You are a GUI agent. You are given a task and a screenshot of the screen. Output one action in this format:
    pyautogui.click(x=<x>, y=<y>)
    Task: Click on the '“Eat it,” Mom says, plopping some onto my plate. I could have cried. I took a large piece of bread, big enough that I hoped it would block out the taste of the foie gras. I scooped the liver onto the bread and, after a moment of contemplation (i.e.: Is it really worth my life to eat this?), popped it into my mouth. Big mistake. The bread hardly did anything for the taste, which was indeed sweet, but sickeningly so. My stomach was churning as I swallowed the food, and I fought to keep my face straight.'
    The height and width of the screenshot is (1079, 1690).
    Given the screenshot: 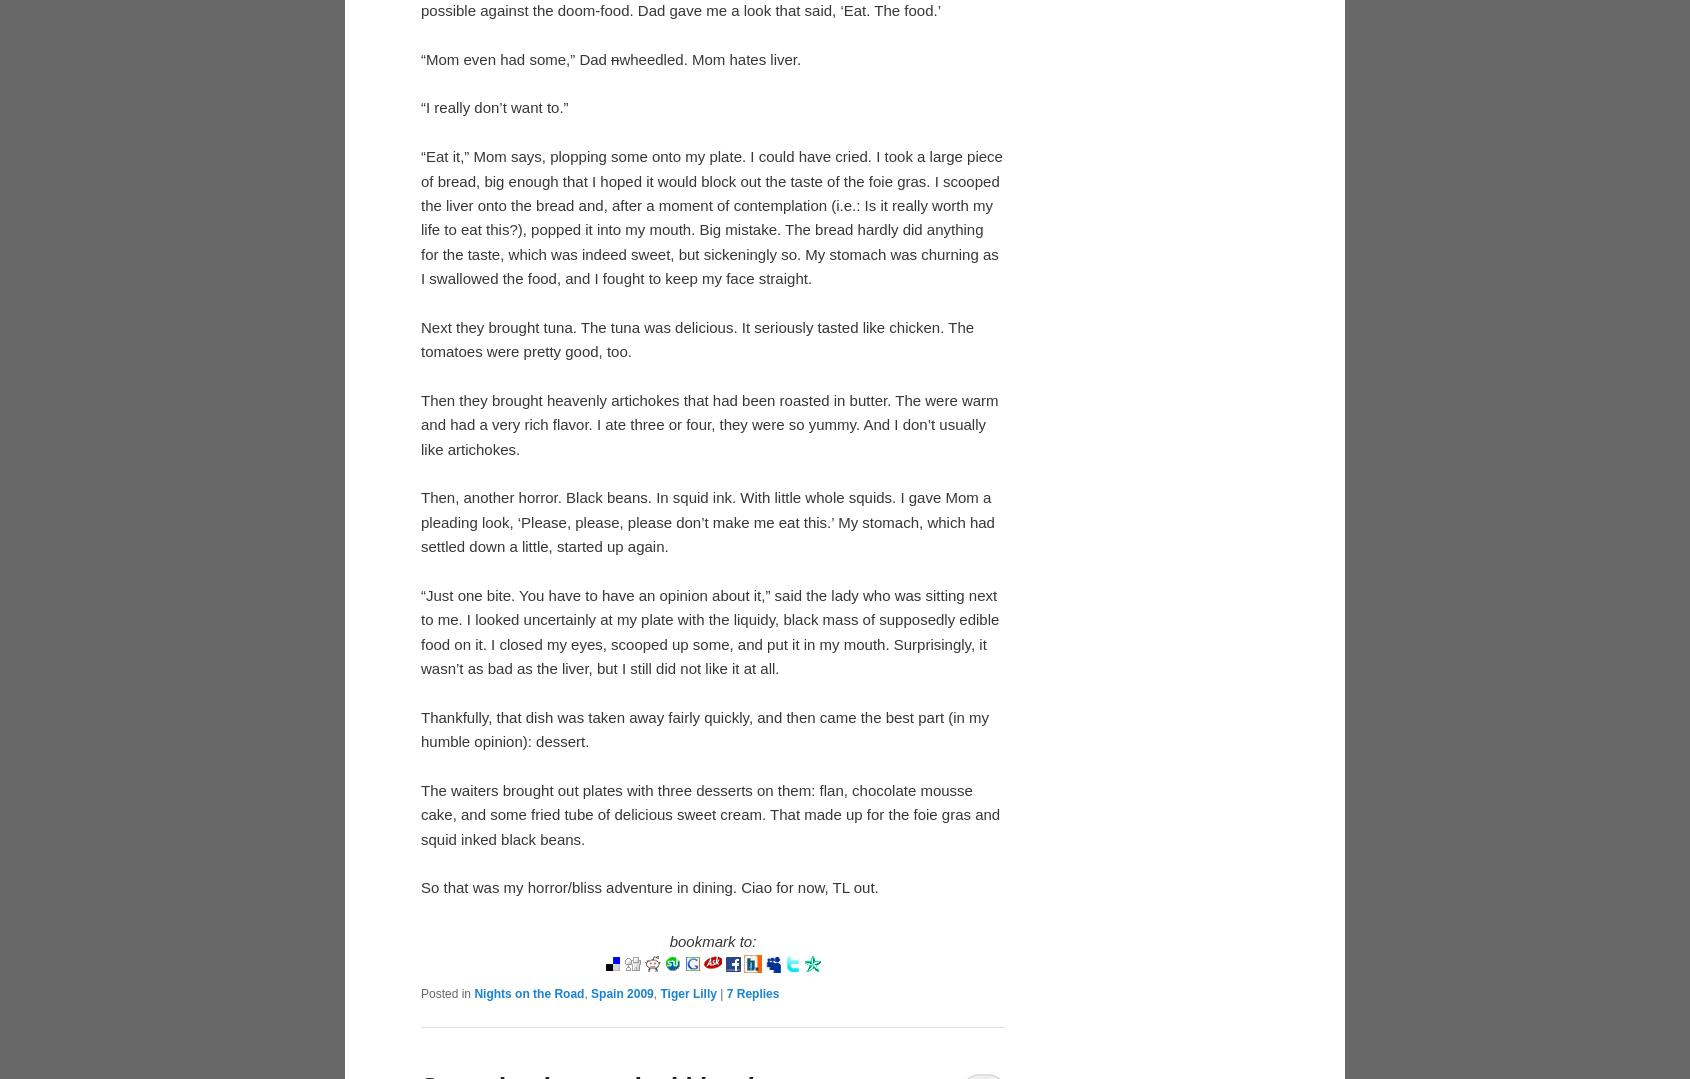 What is the action you would take?
    pyautogui.click(x=710, y=216)
    